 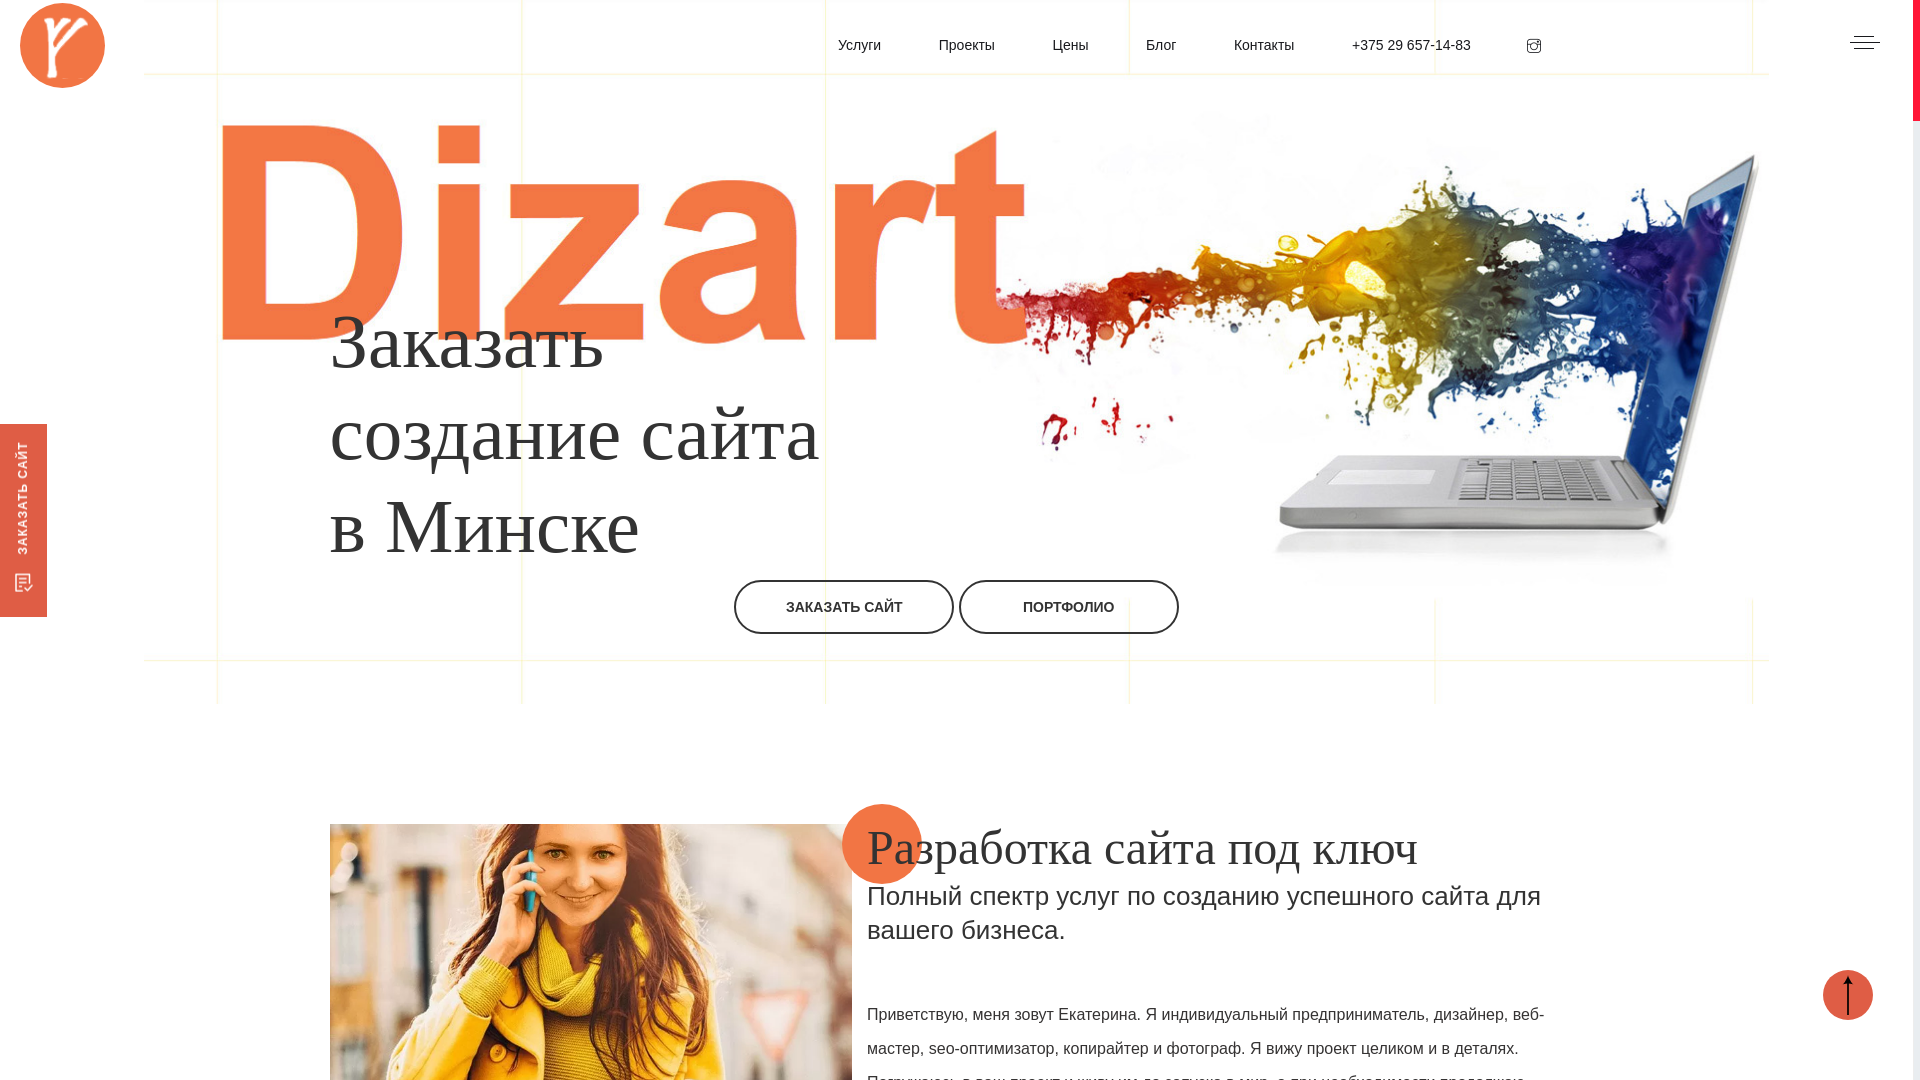 I want to click on '+375 29 657-14-83', so click(x=1410, y=44).